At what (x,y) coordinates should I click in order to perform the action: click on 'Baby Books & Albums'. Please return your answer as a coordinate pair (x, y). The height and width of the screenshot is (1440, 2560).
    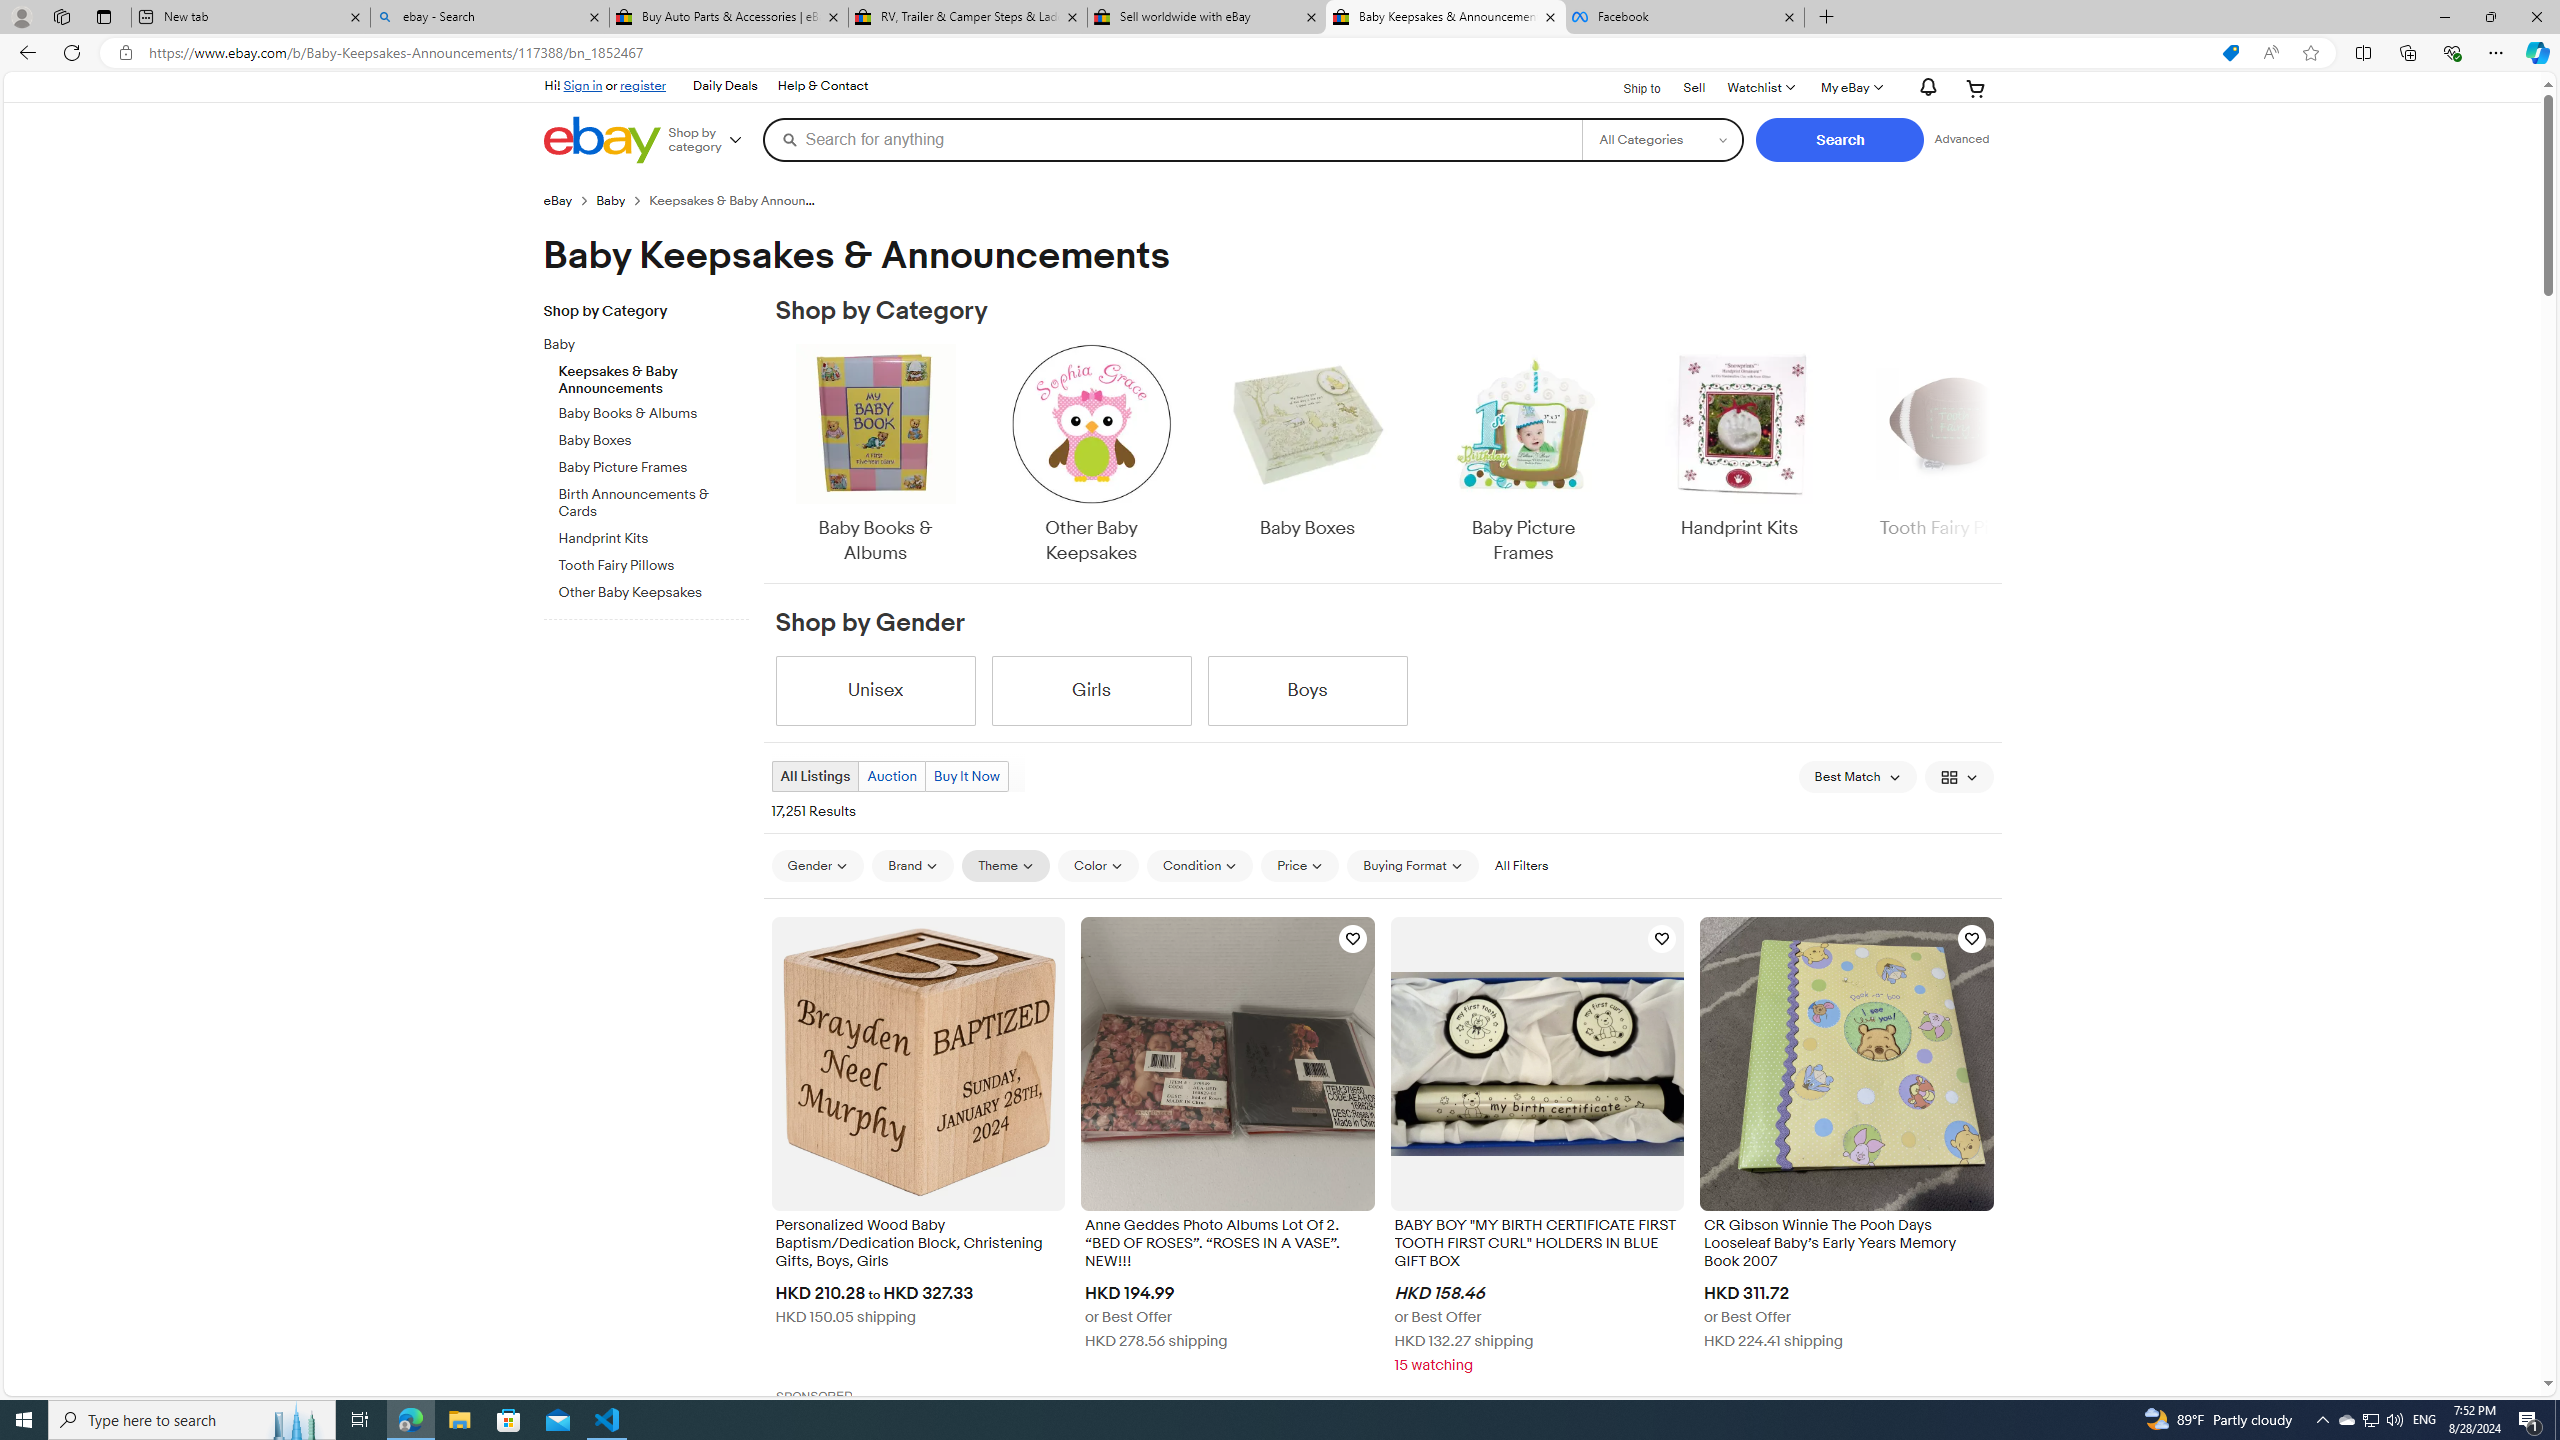
    Looking at the image, I should click on (875, 455).